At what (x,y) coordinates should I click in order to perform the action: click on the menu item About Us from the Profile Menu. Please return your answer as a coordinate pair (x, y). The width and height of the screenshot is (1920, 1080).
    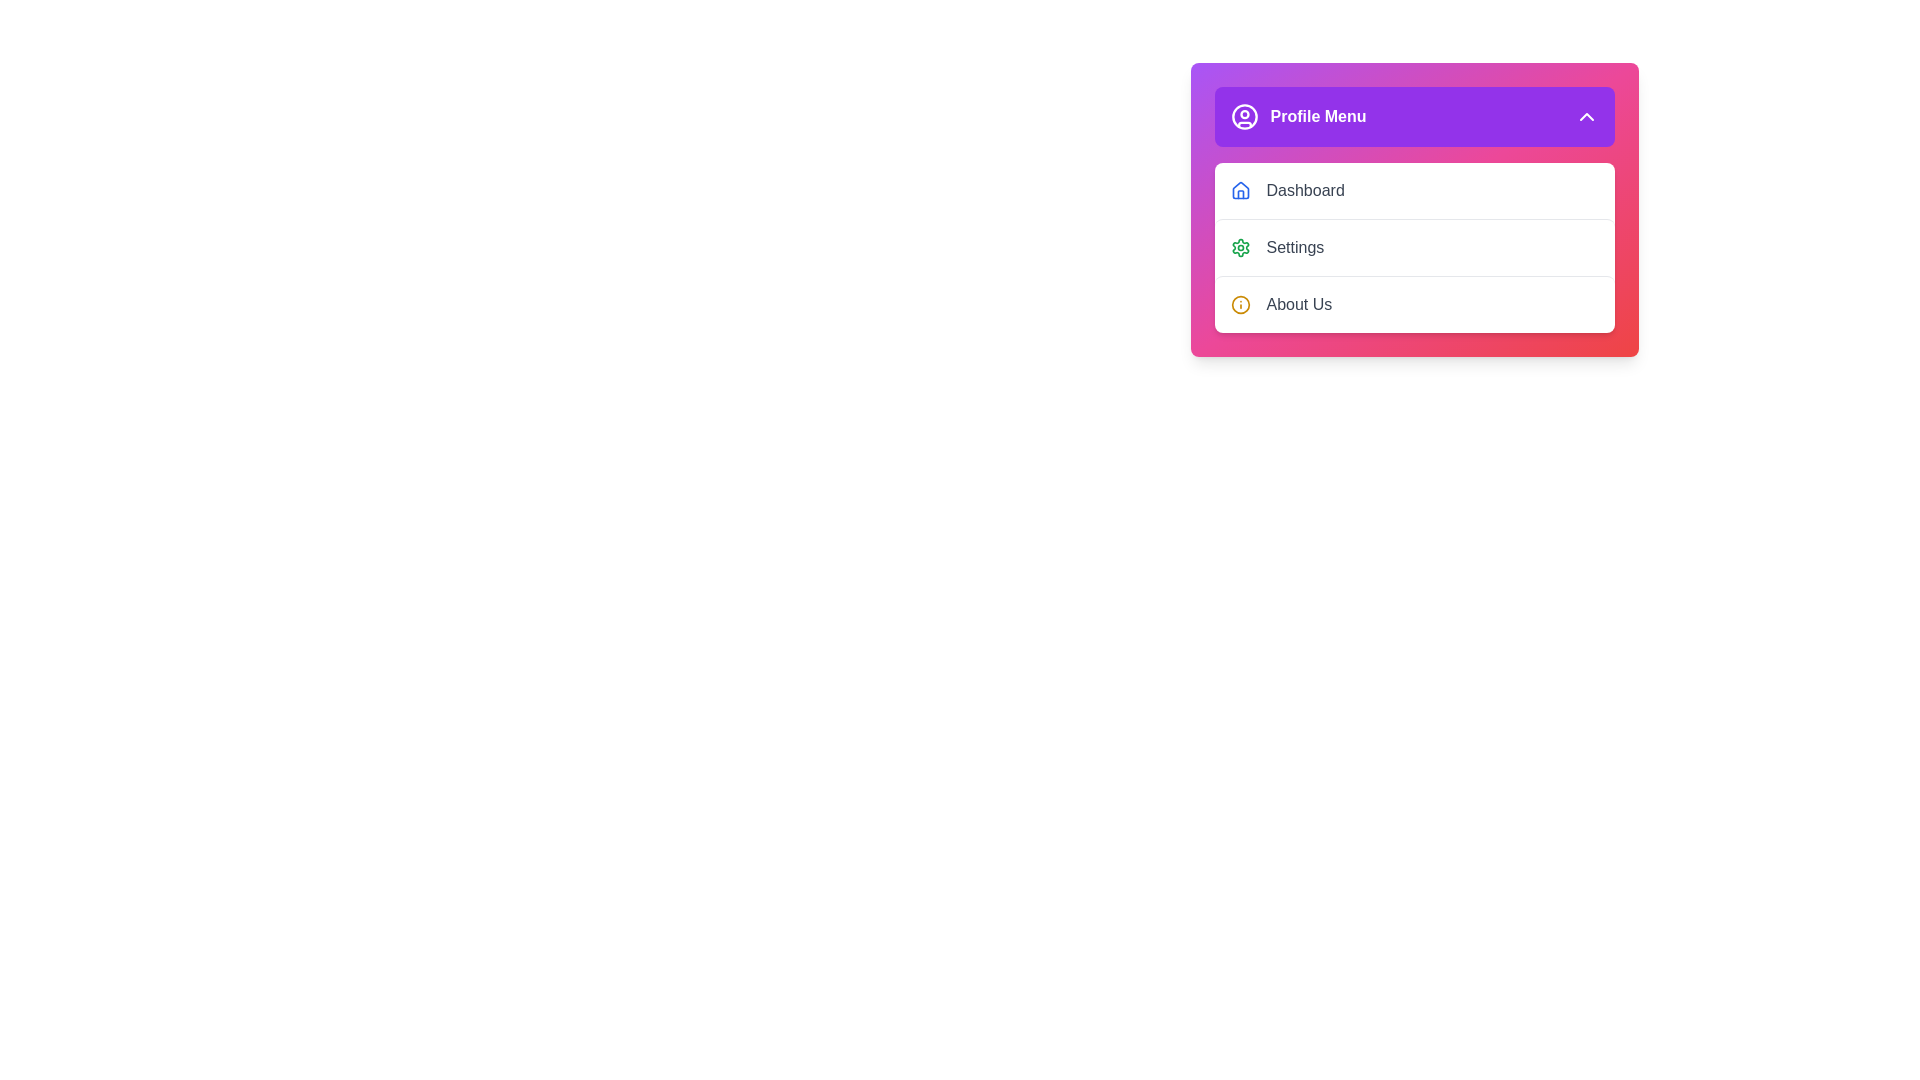
    Looking at the image, I should click on (1413, 304).